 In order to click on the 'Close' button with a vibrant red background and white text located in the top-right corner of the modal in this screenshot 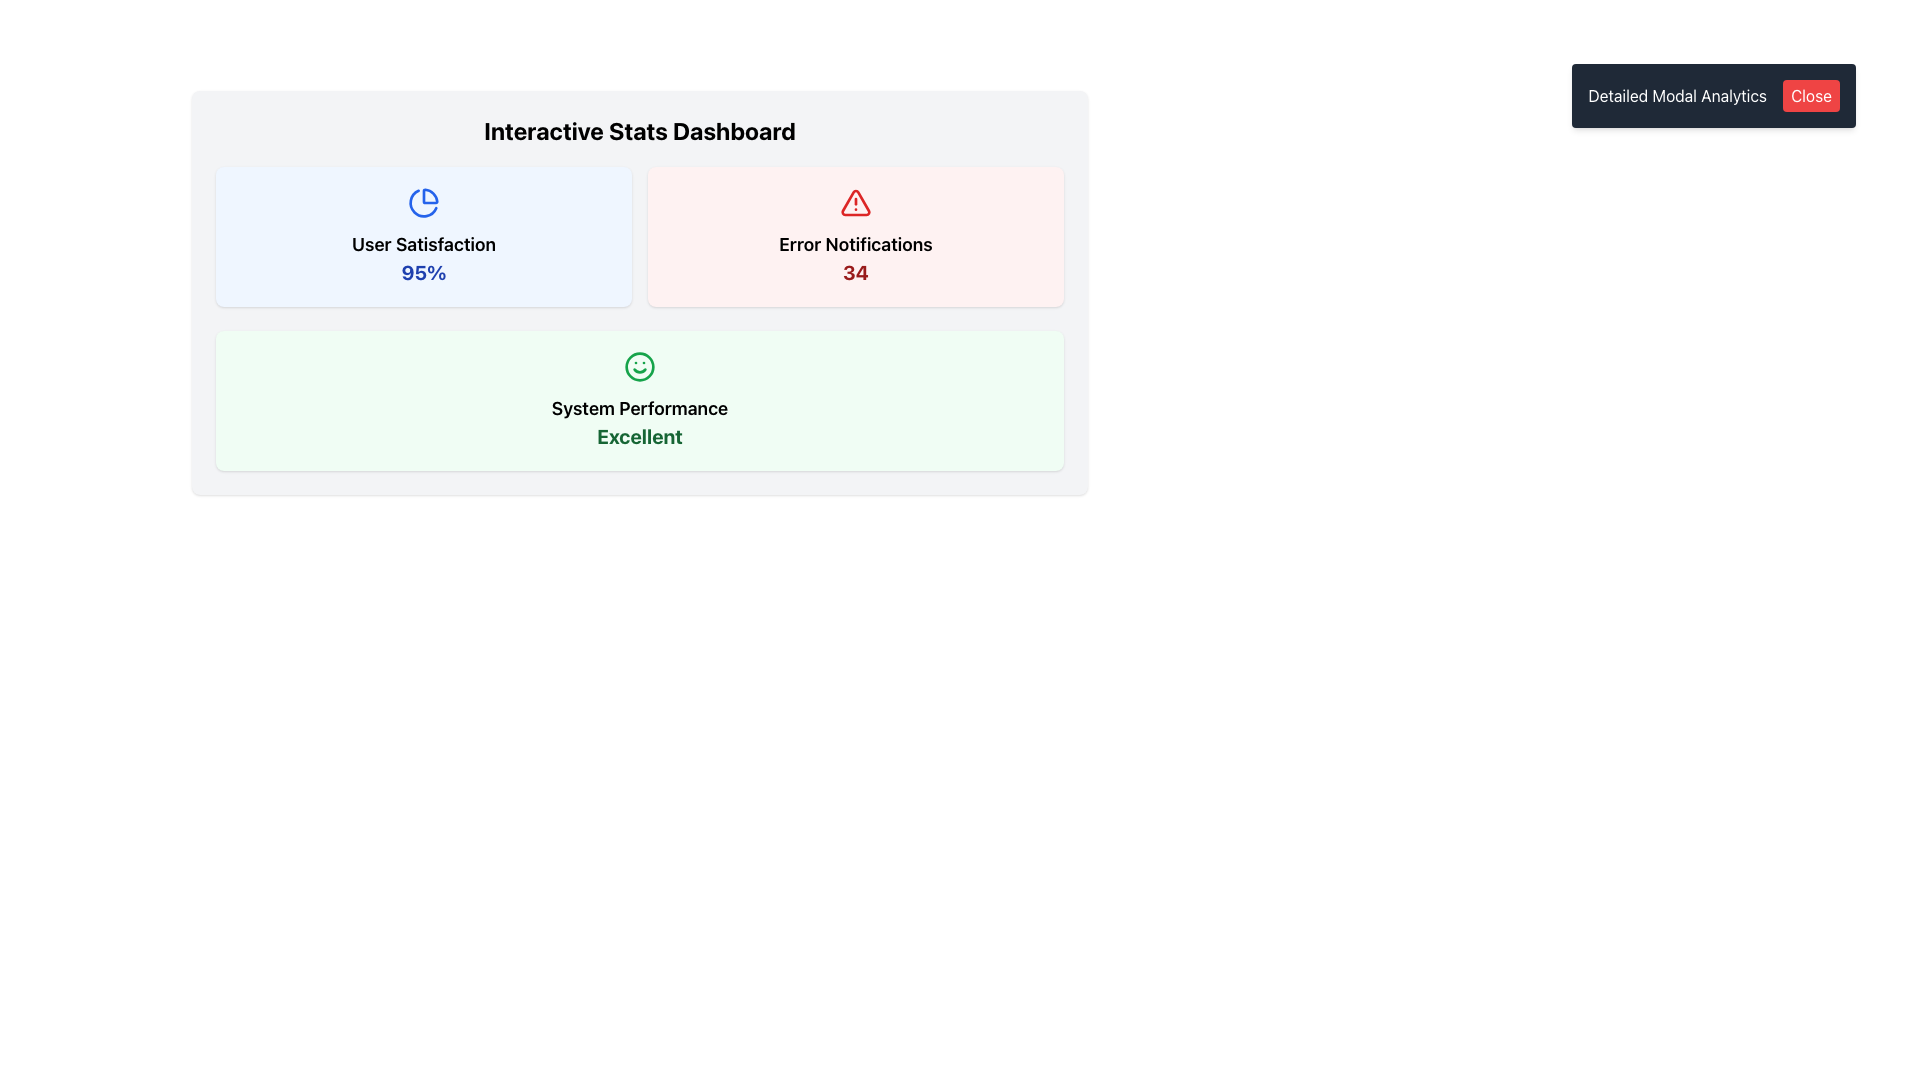, I will do `click(1811, 96)`.